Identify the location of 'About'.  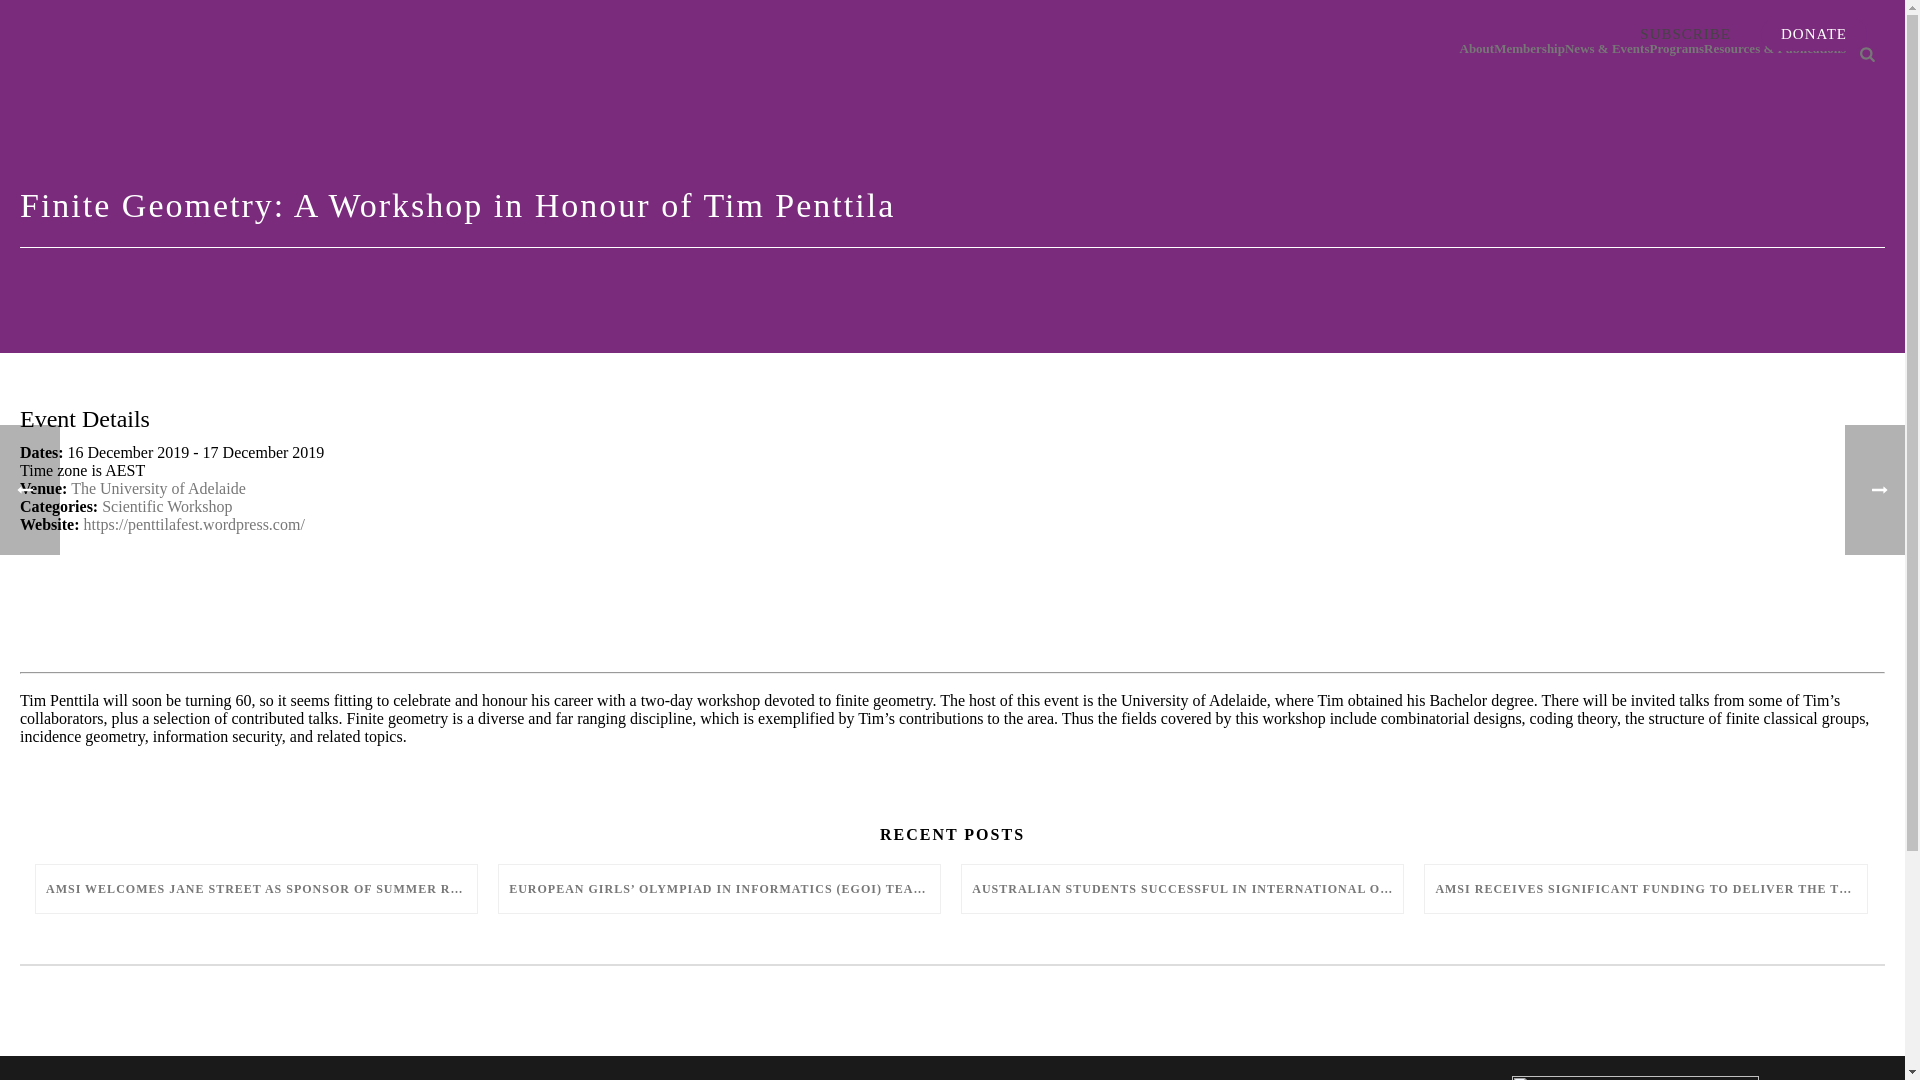
(1477, 49).